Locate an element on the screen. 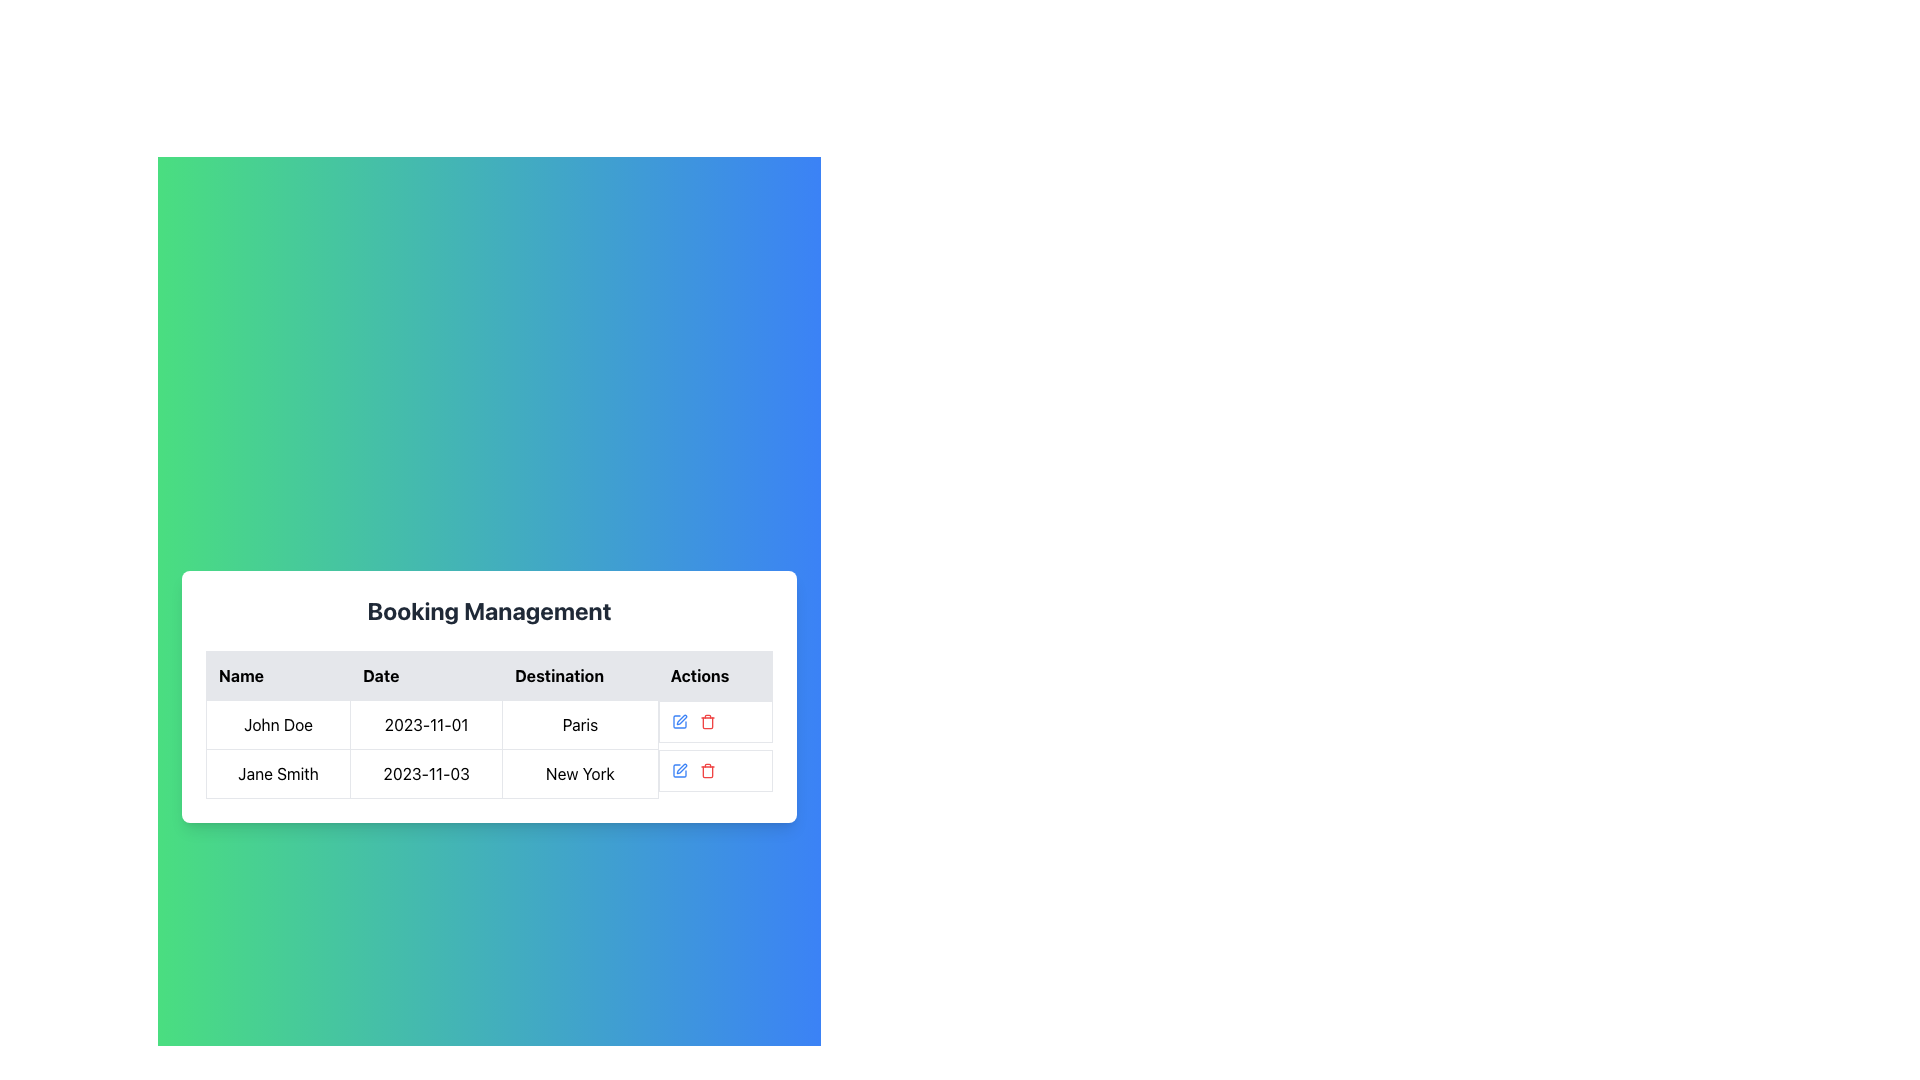  the text label displaying a person's name in the first row of the table under the 'Name' column is located at coordinates (277, 725).